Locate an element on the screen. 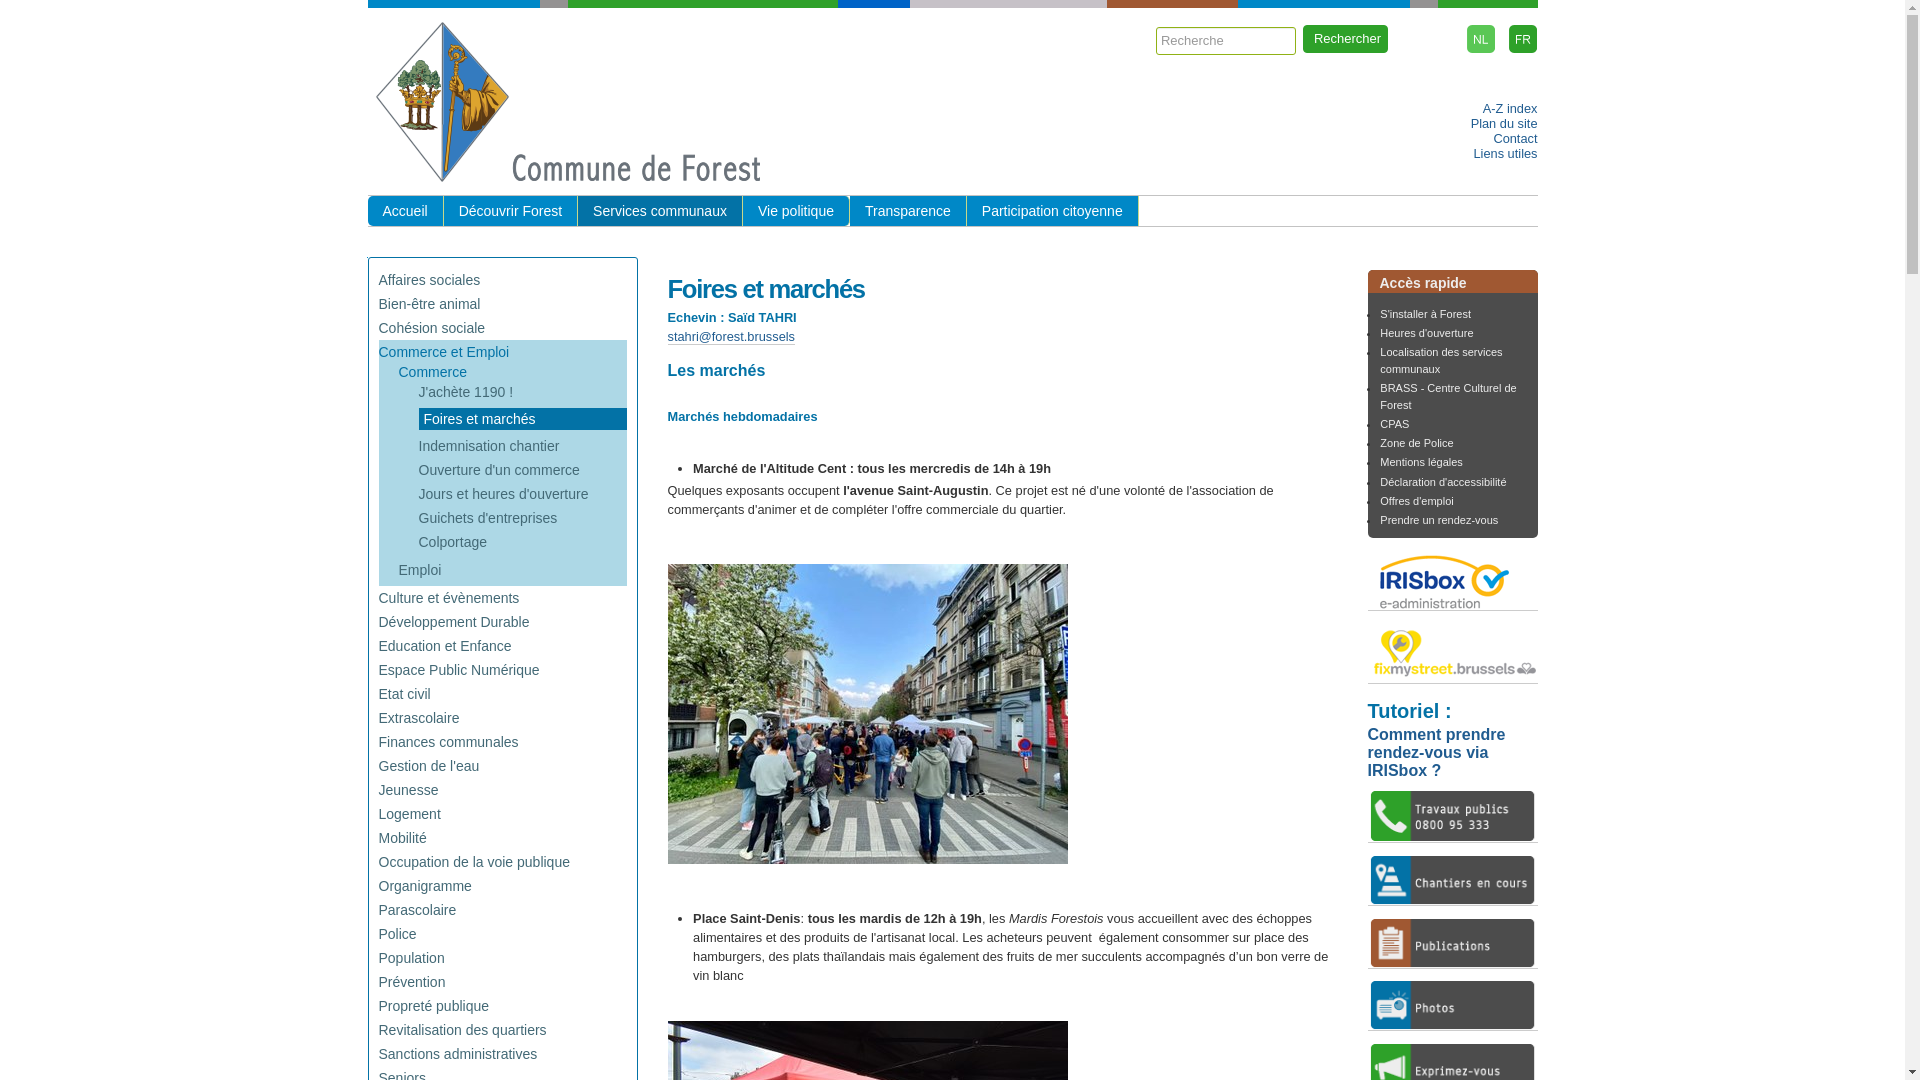  'Gestion de l'eau' is located at coordinates (427, 765).